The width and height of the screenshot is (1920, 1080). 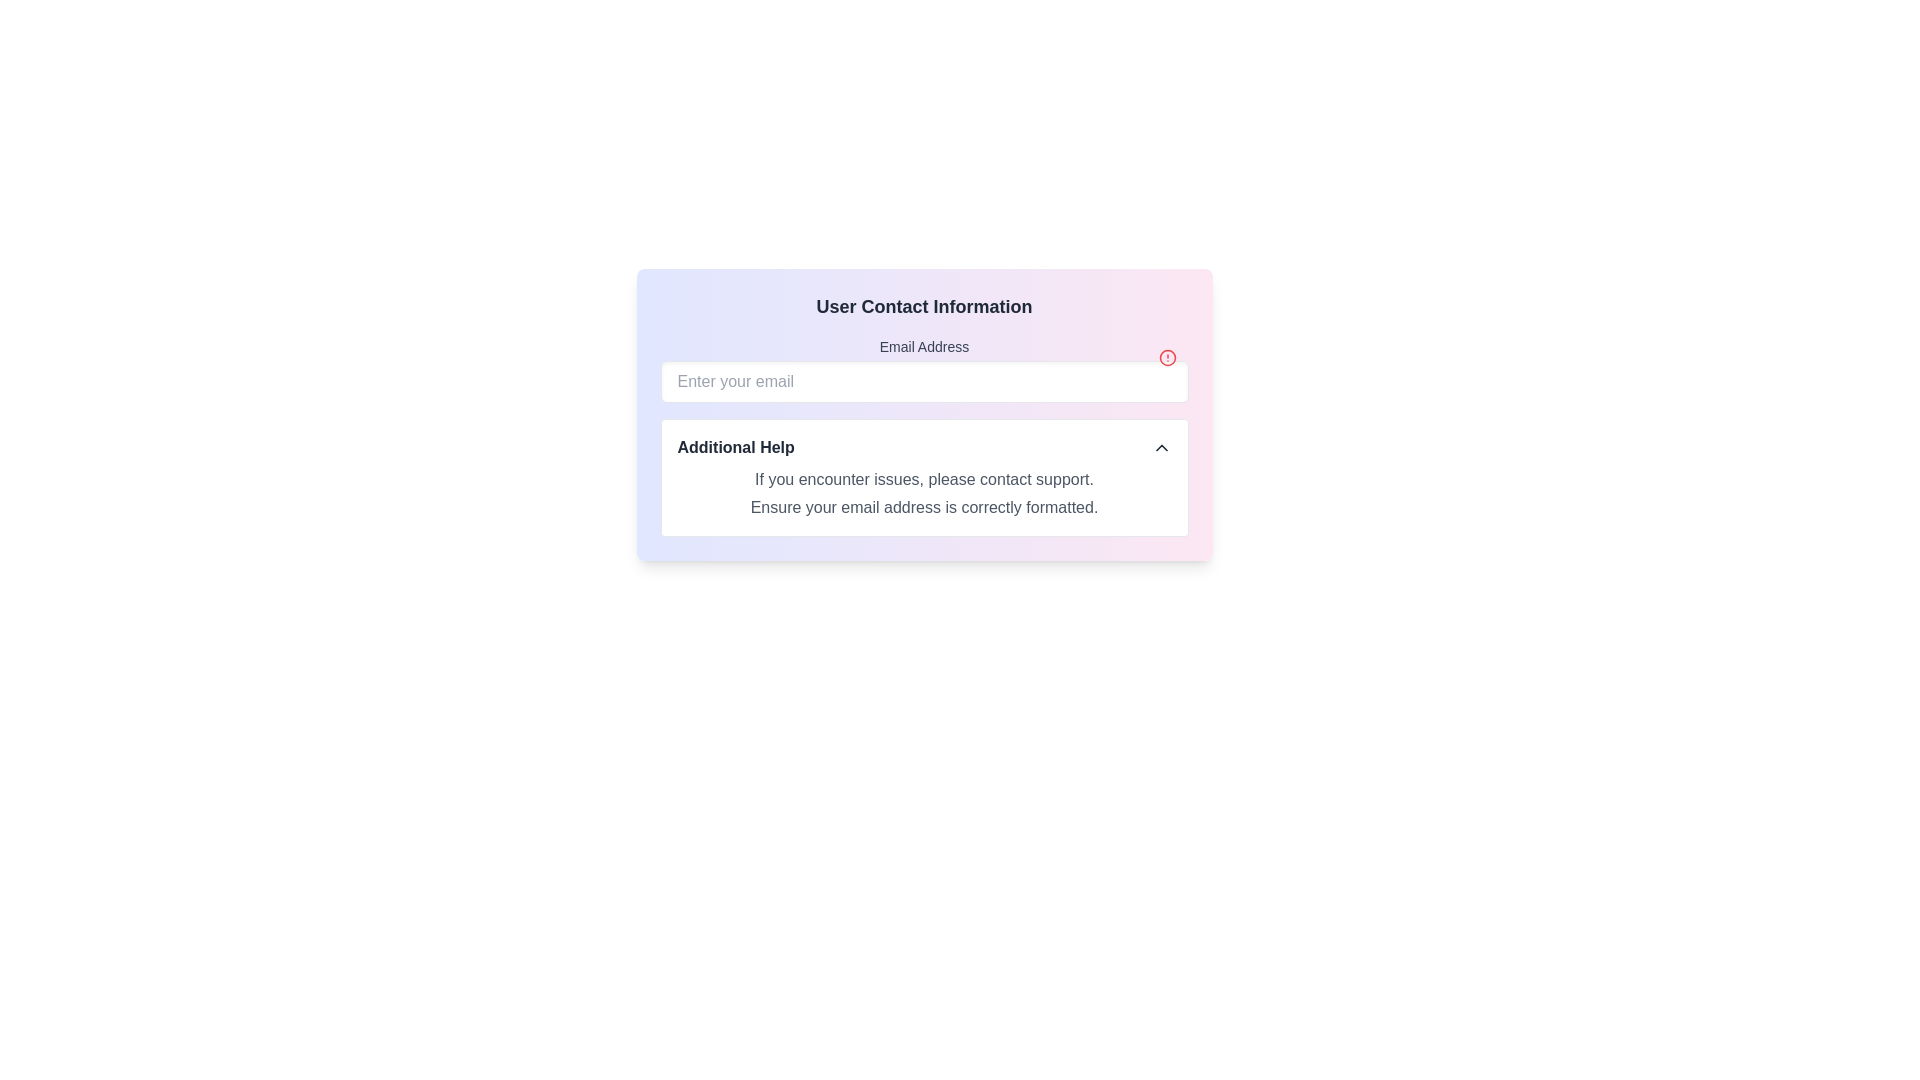 What do you see at coordinates (1167, 357) in the screenshot?
I see `the circular graphical feature styled as a vector graphic, which is part of an error or alert icon located at the top-right corner of the input field's group box` at bounding box center [1167, 357].